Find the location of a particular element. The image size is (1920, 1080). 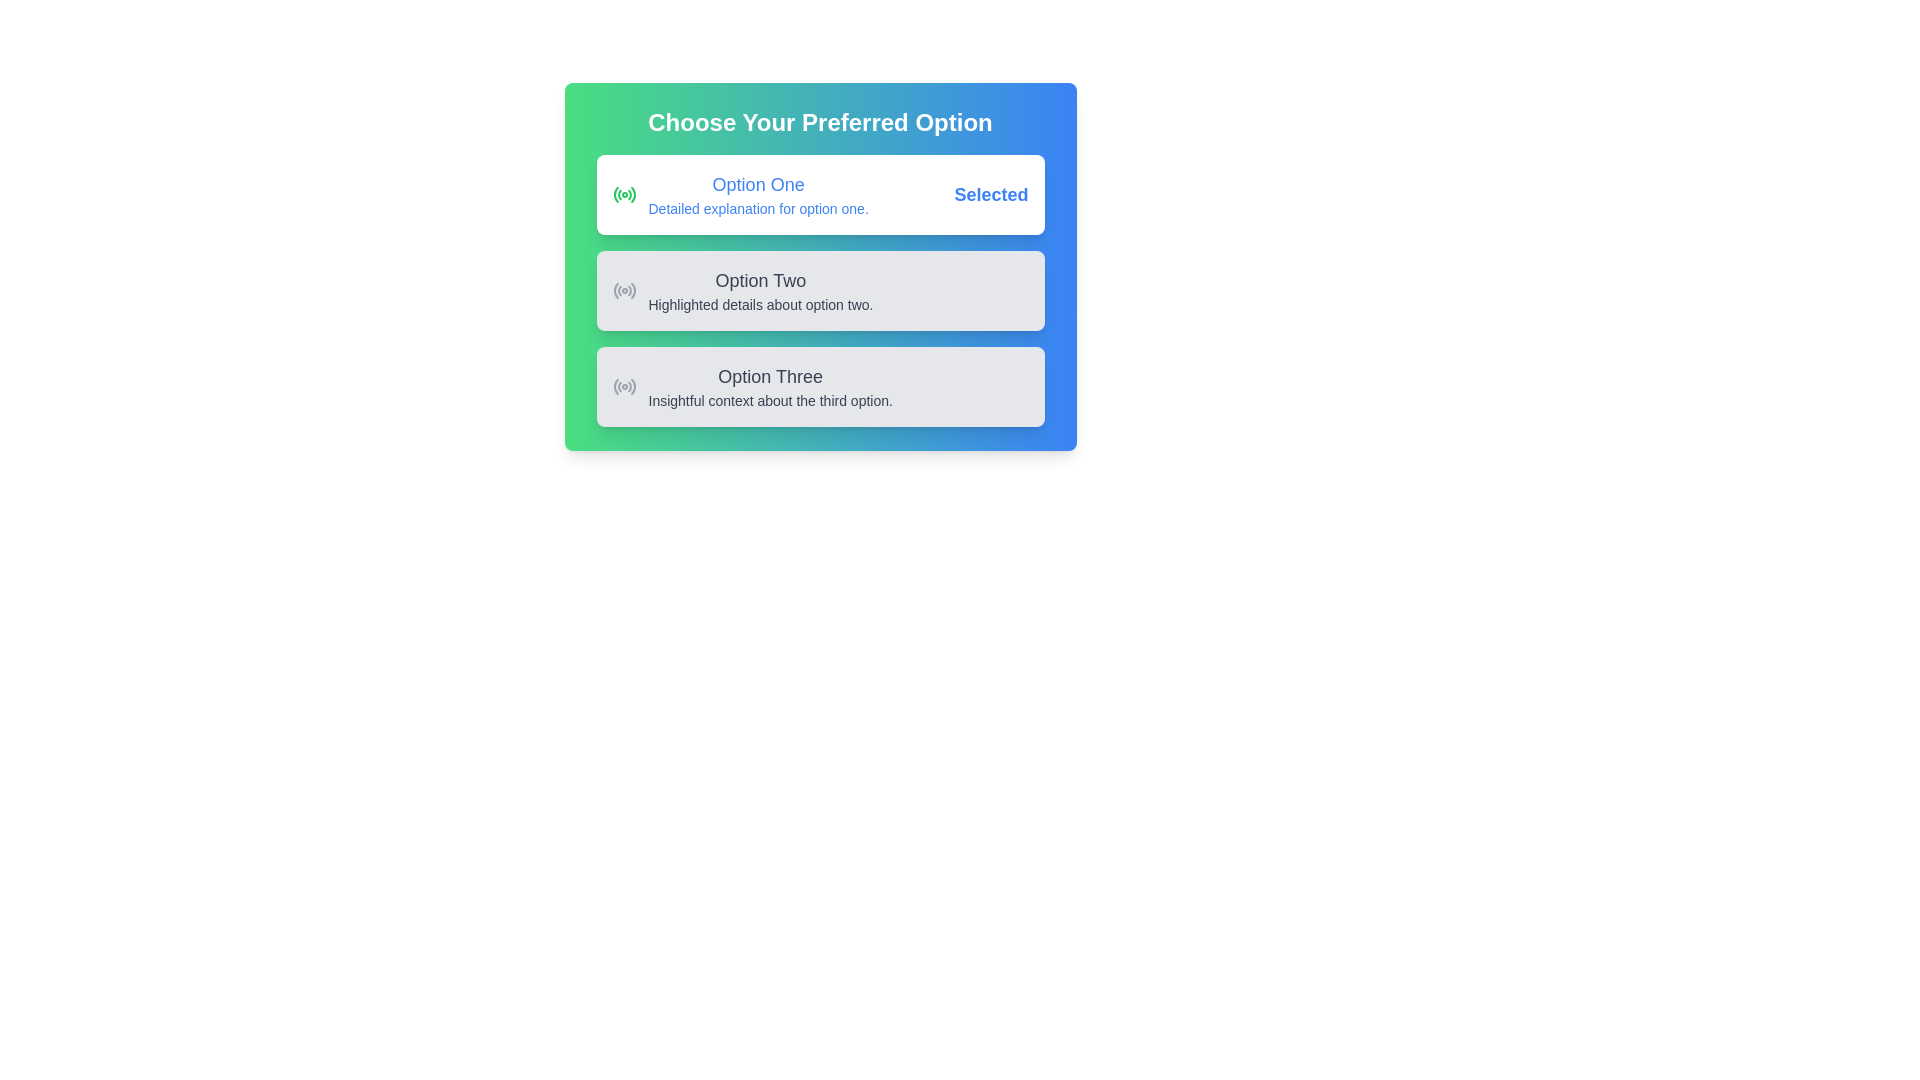

the 'Option Three' item, which is a rectangular area with rounded corners, gray background, and includes a radio icon on the left along with the heading 'Option Three' and its description is located at coordinates (820, 386).